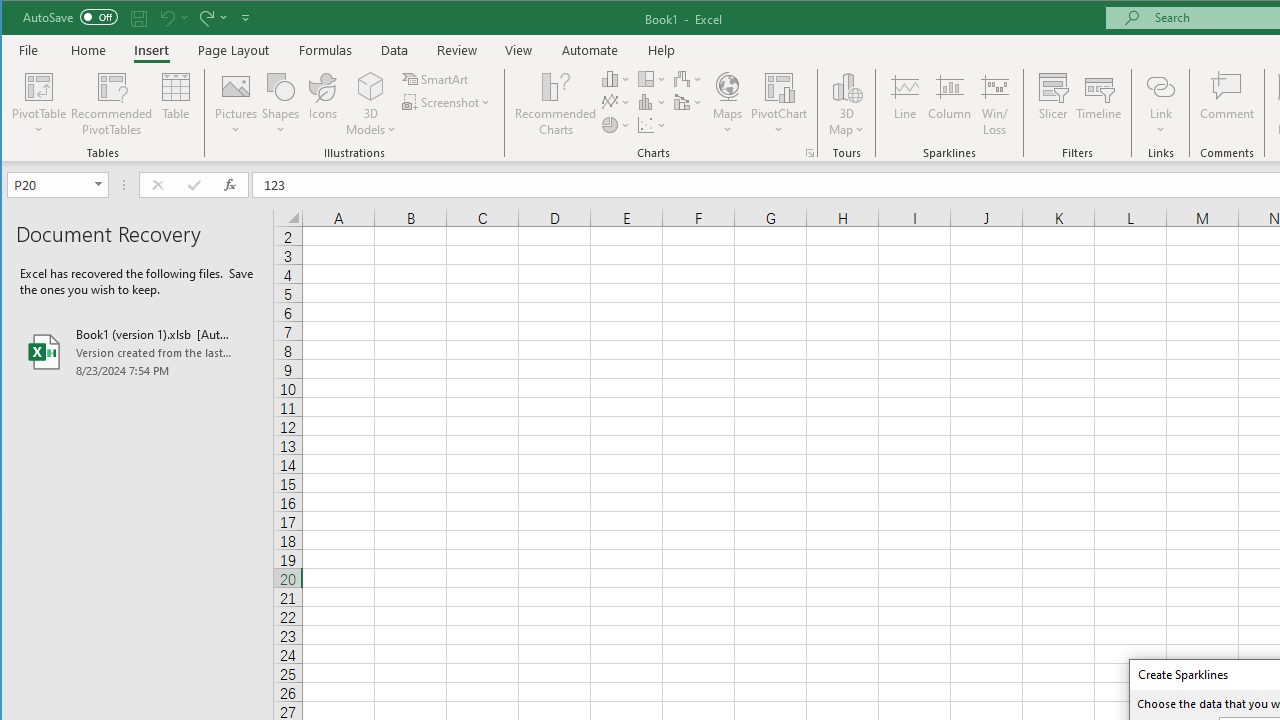 This screenshot has height=720, width=1280. Describe the element at coordinates (995, 104) in the screenshot. I see `'Win/Loss'` at that location.